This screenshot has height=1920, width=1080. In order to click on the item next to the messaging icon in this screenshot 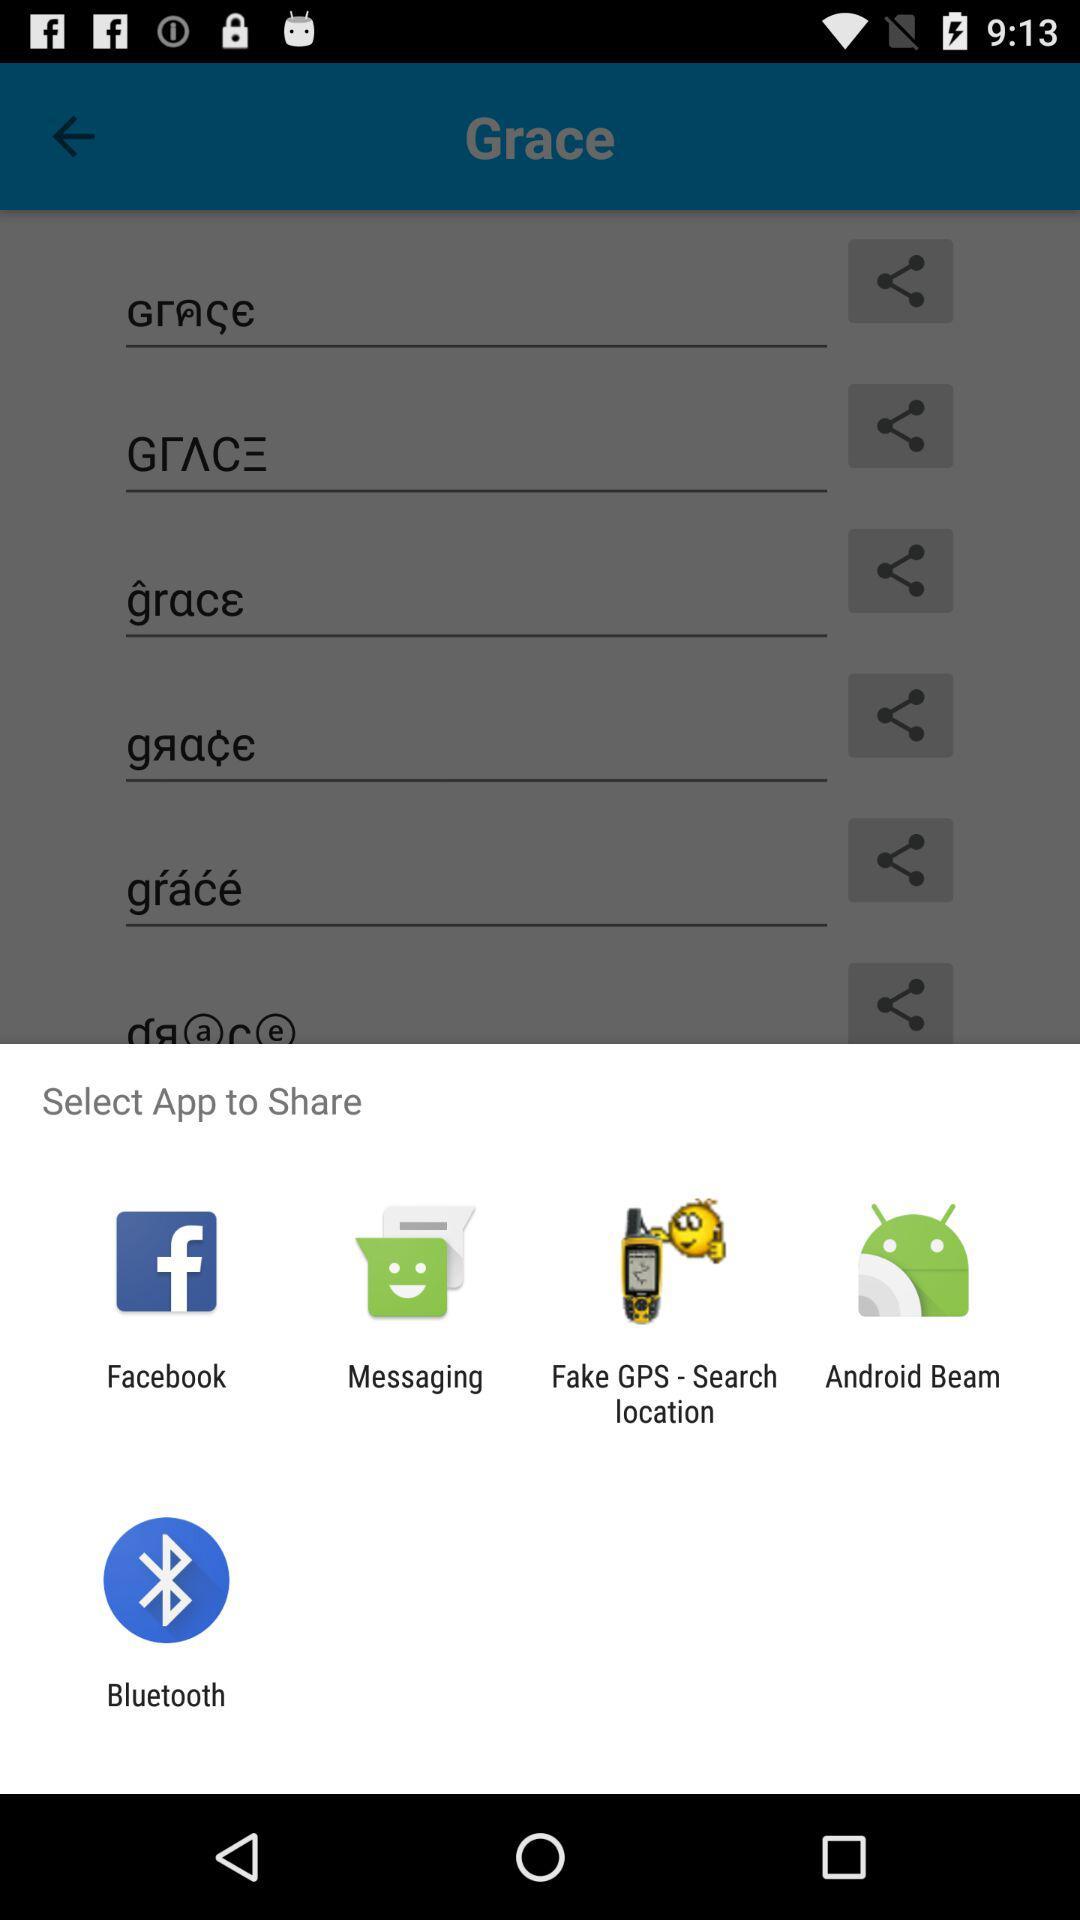, I will do `click(664, 1392)`.